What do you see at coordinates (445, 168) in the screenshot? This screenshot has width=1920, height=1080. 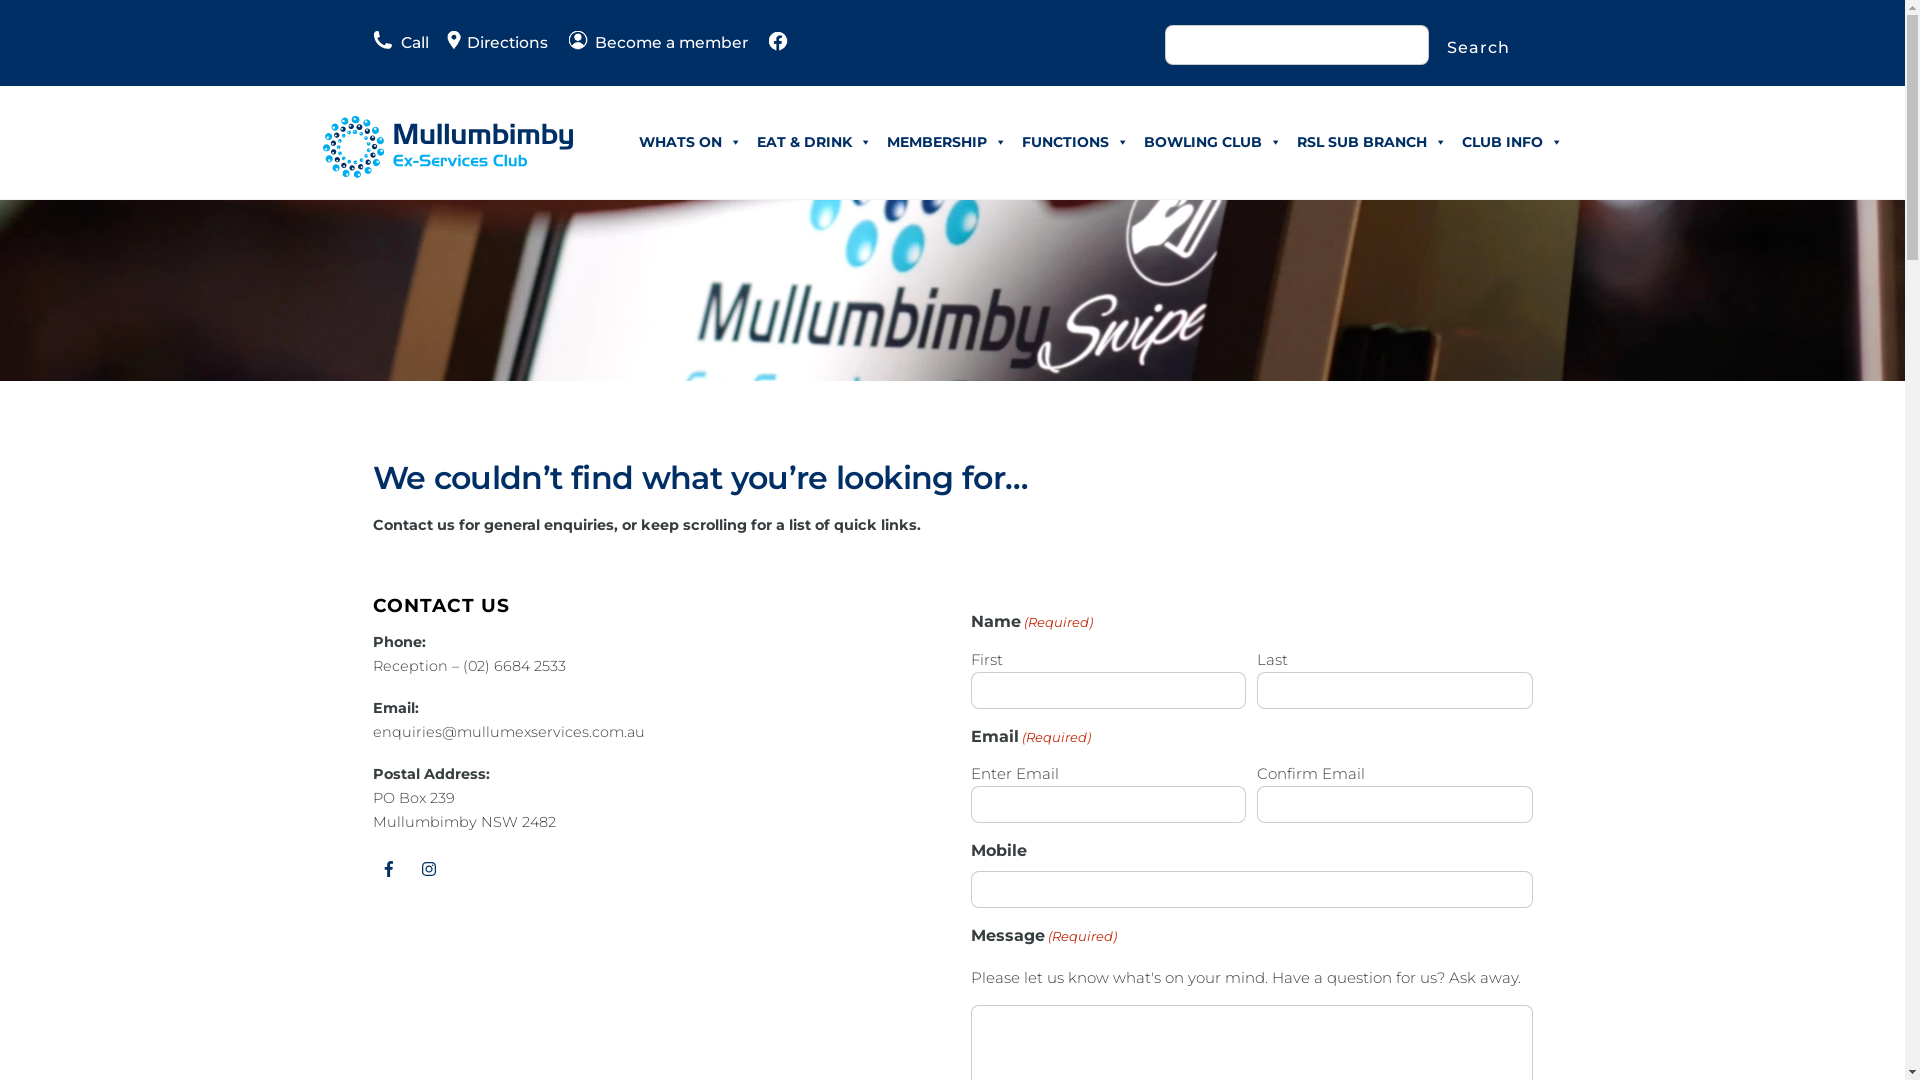 I see `'Mullumbimby Ex-Services Club'` at bounding box center [445, 168].